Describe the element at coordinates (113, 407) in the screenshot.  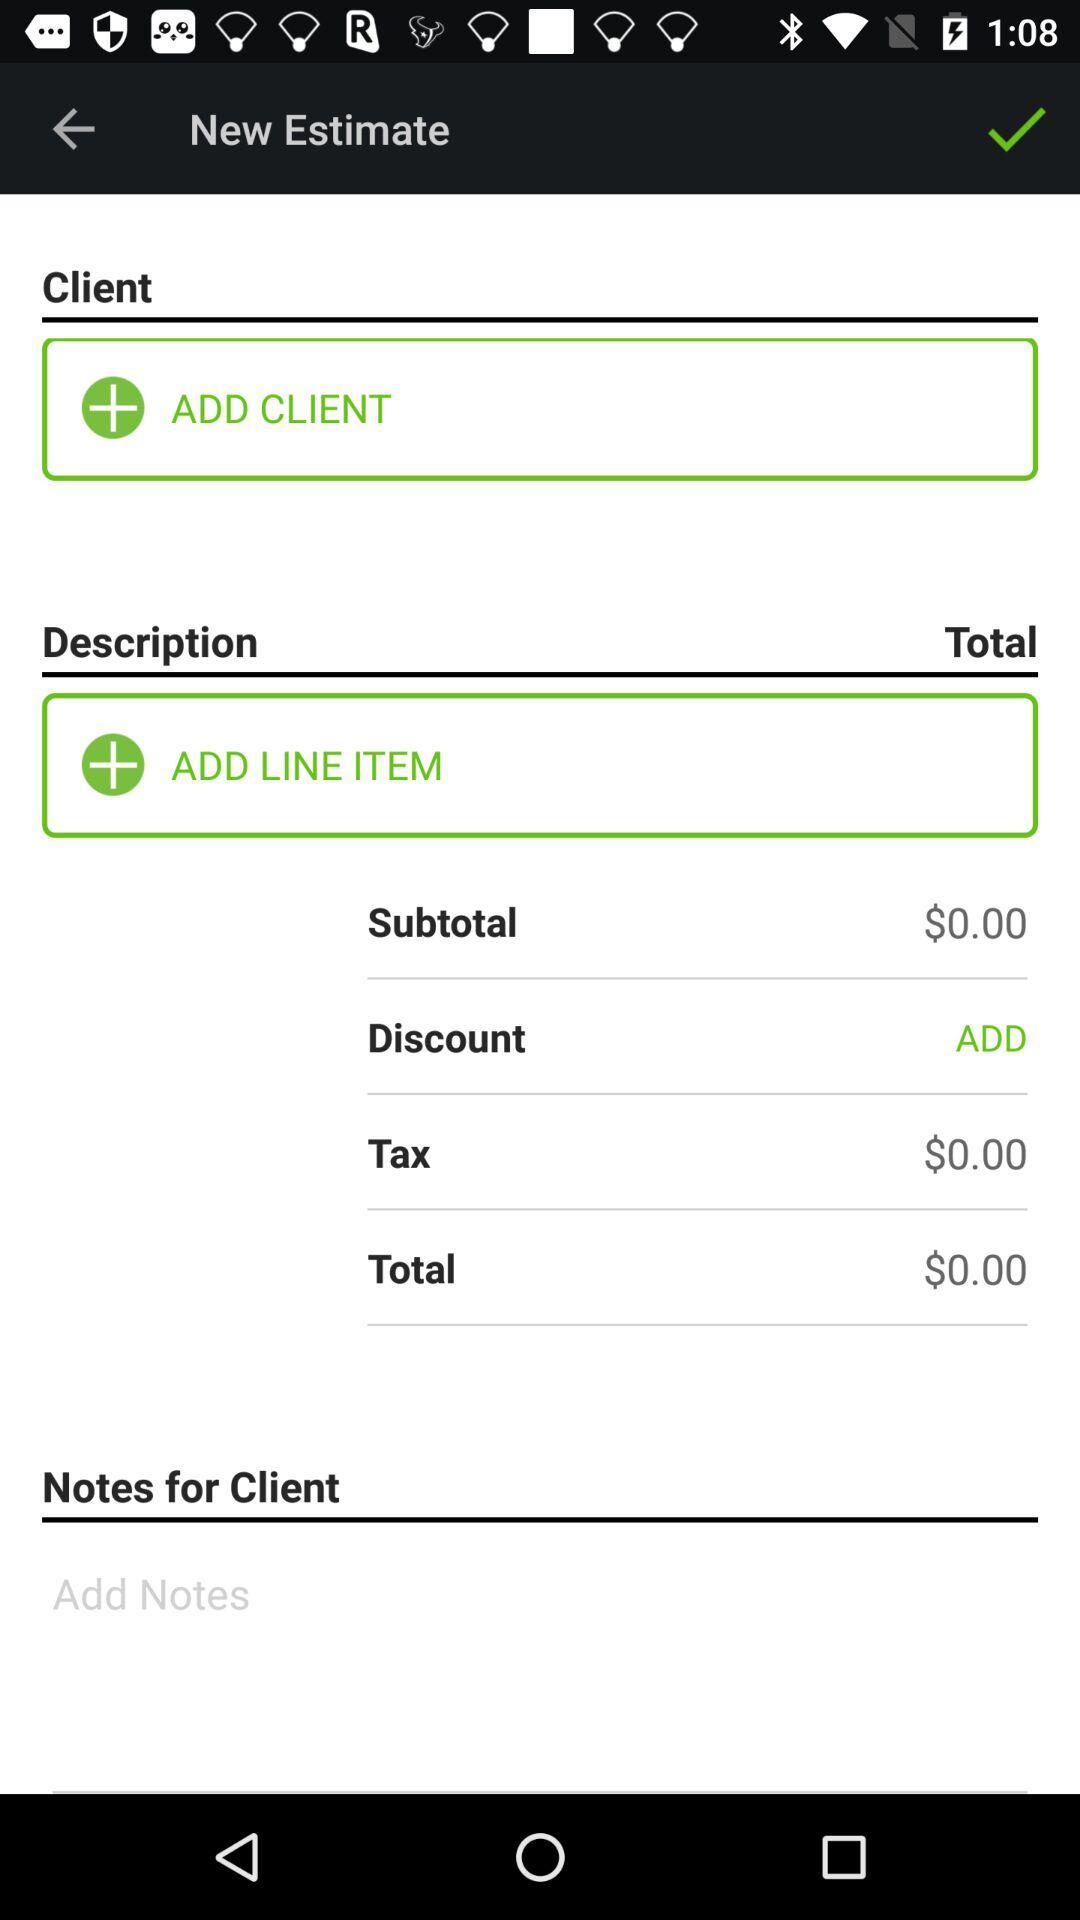
I see `under client` at that location.